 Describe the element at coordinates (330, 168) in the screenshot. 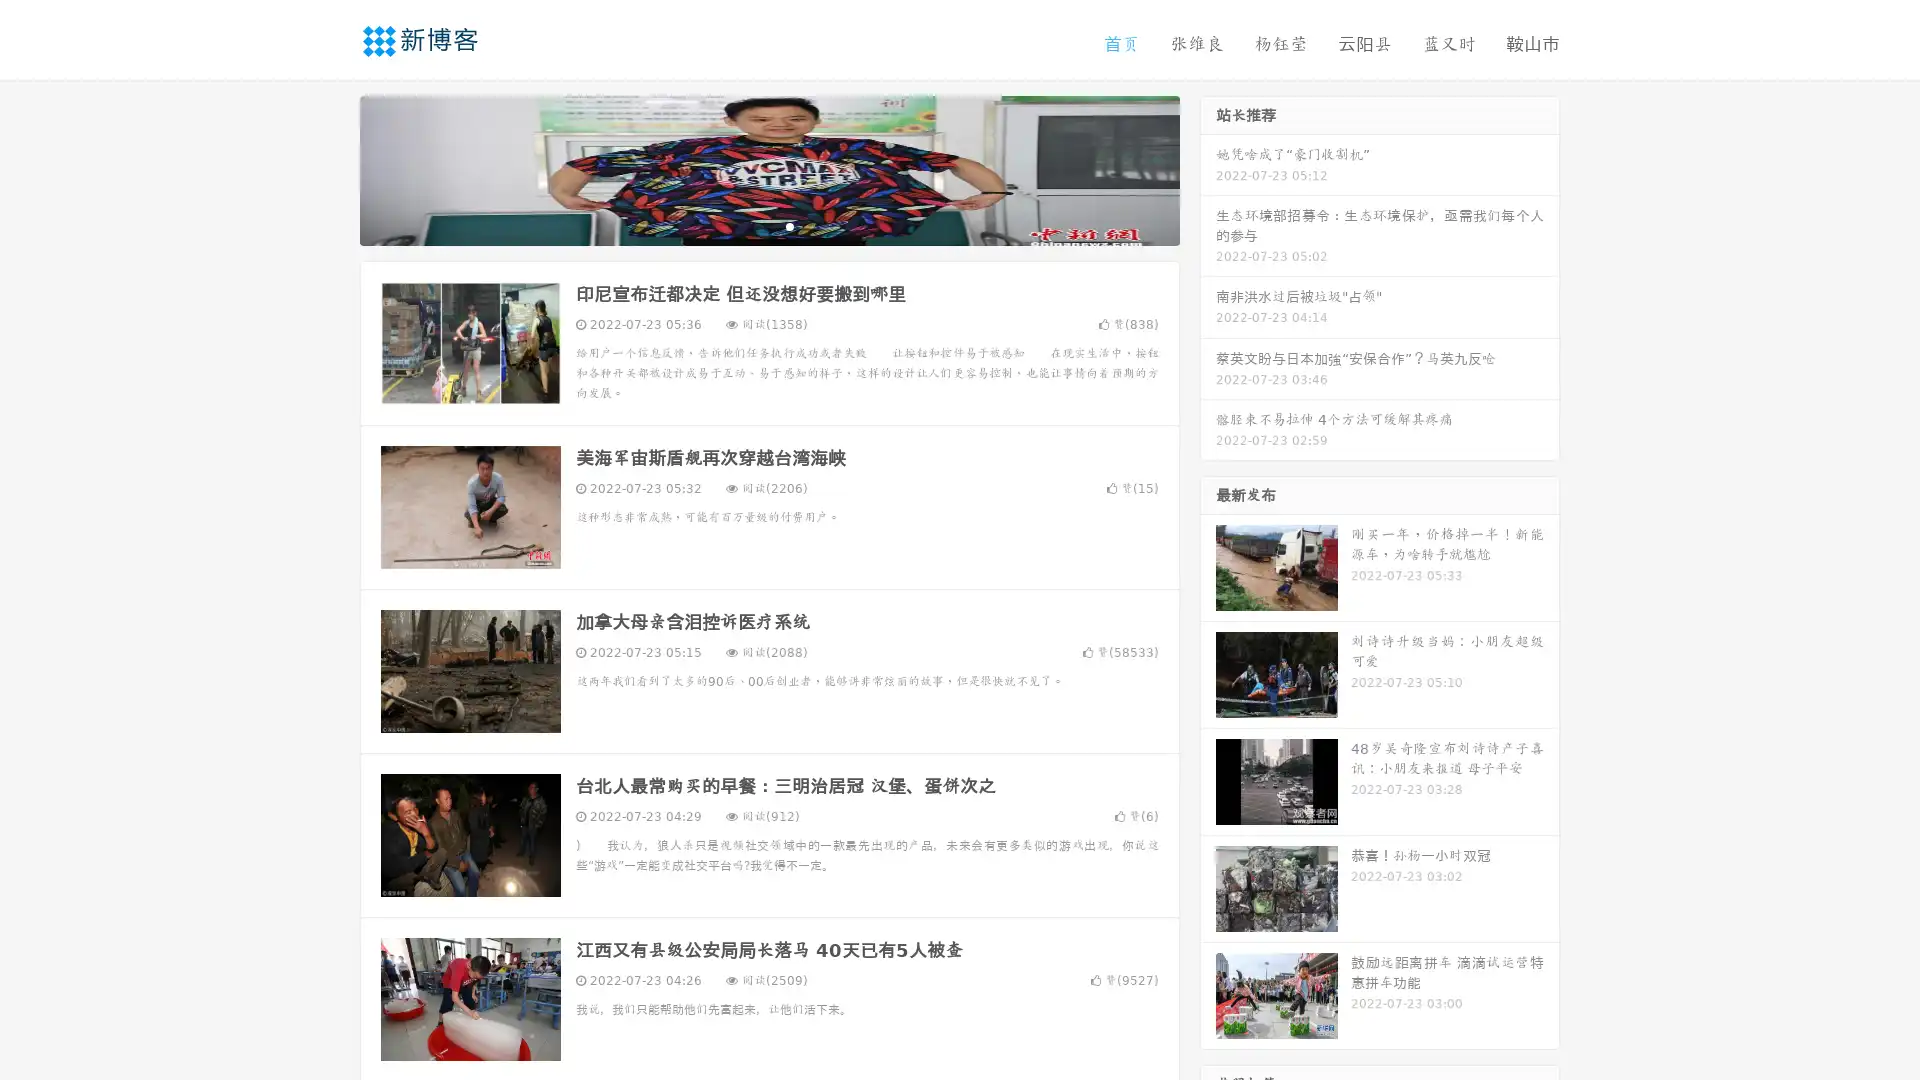

I see `Previous slide` at that location.